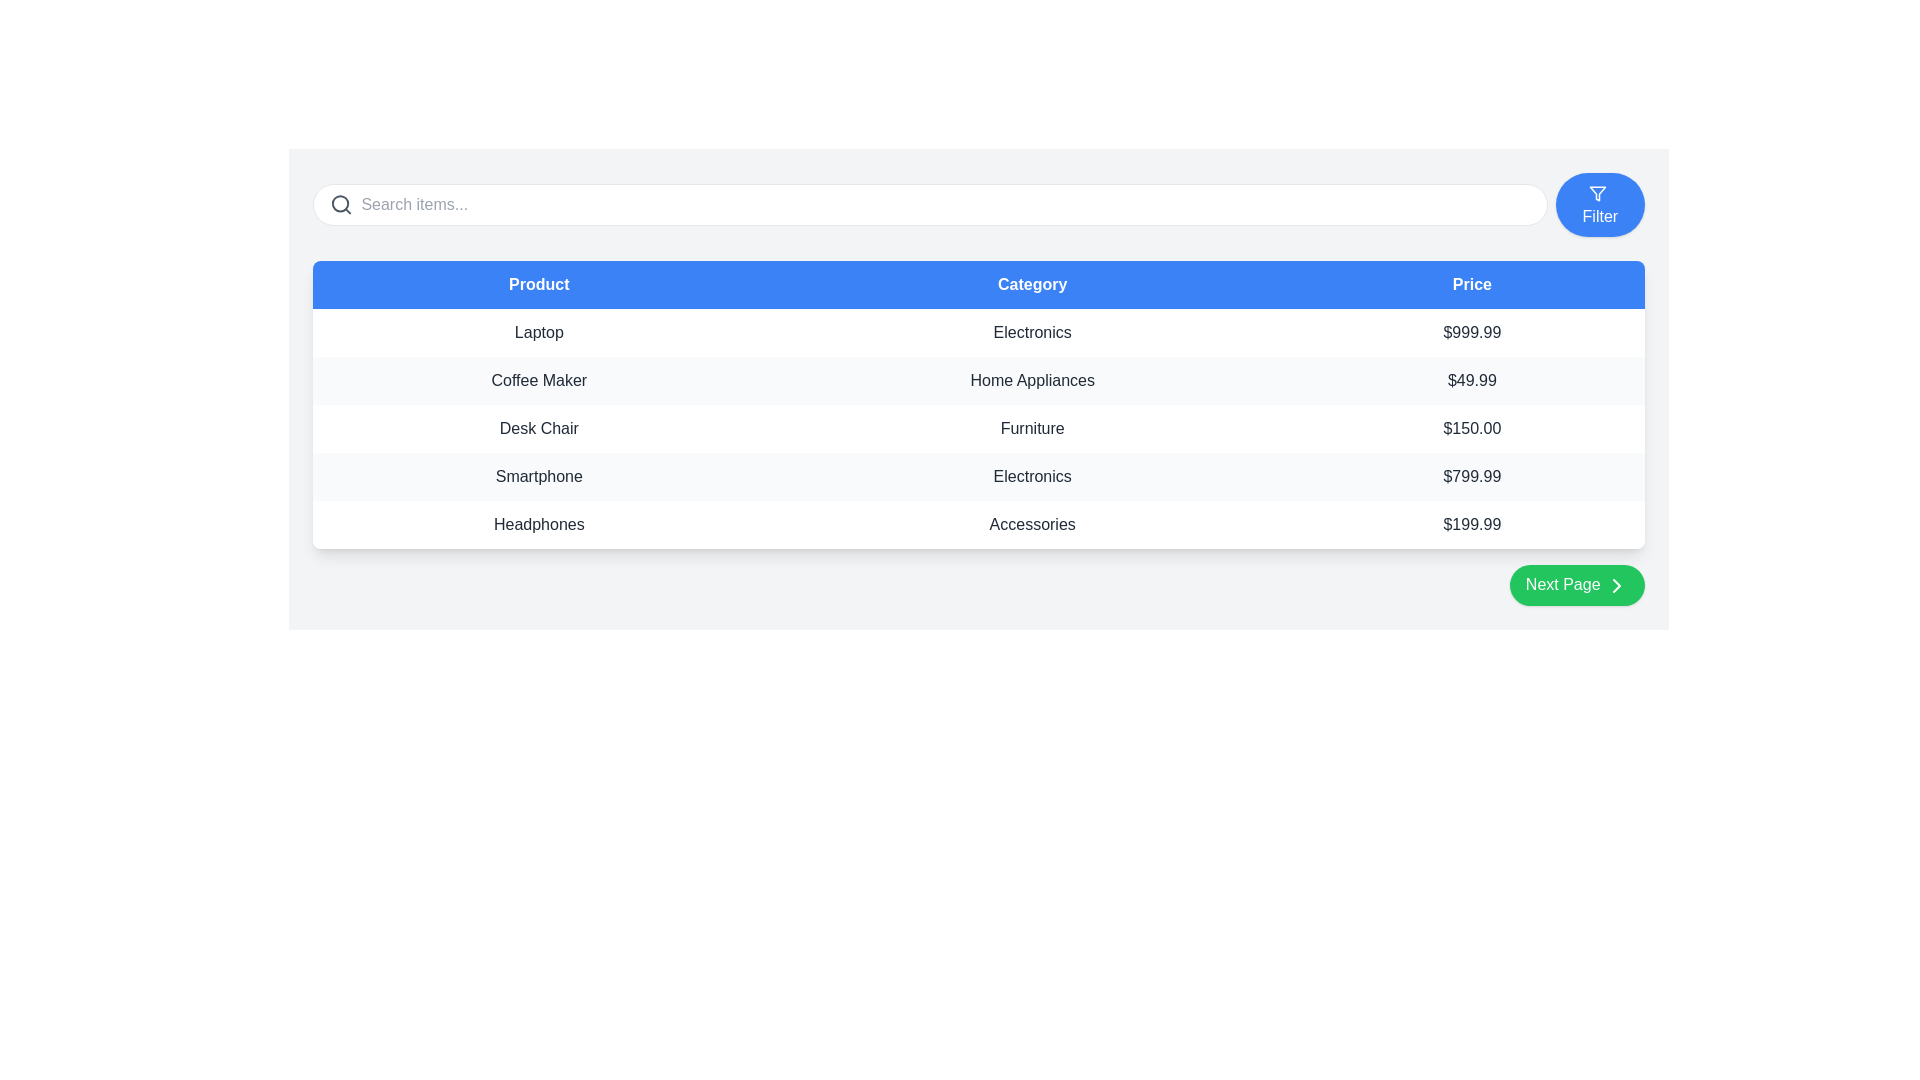  What do you see at coordinates (1472, 331) in the screenshot?
I see `the text label displaying the price '$999.99' under the 'Price' column for the 'Laptop' product in the table` at bounding box center [1472, 331].